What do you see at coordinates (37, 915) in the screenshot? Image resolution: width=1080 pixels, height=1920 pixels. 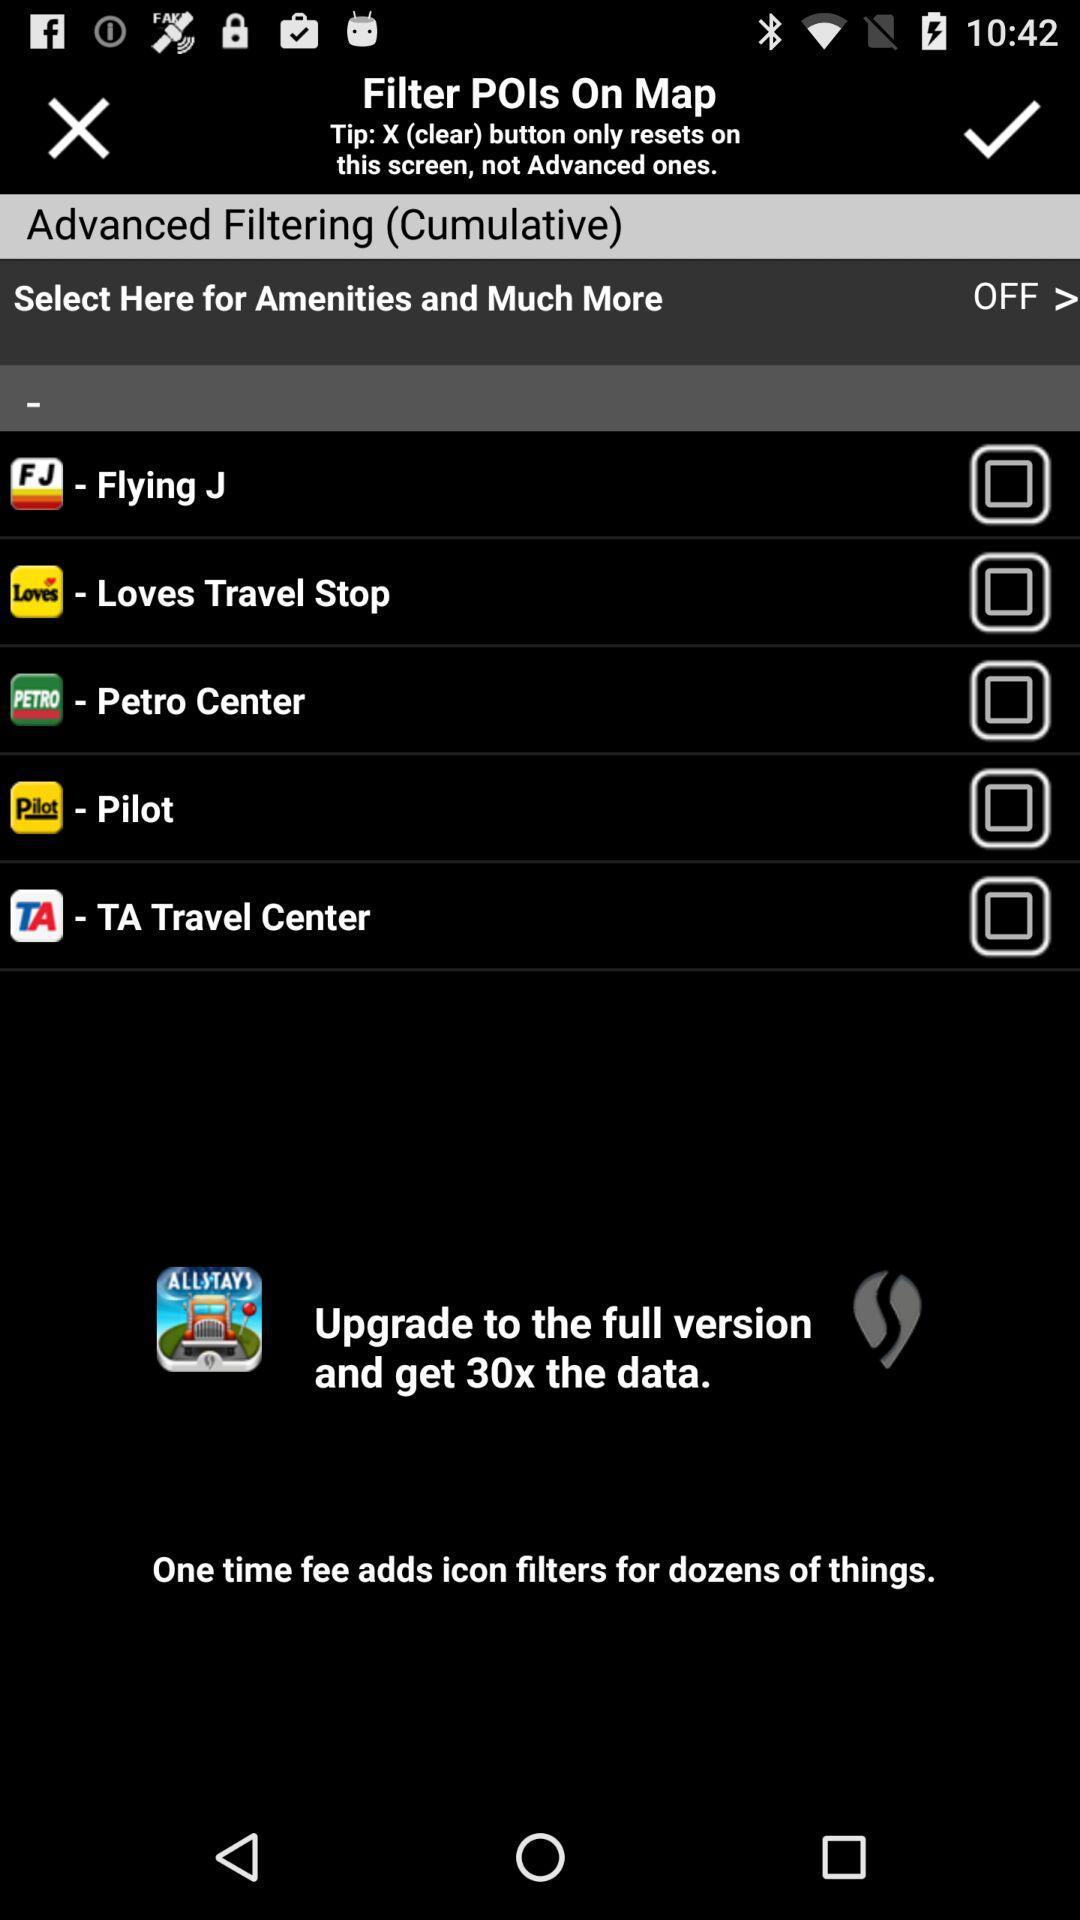 I see `the logo of ta travel center` at bounding box center [37, 915].